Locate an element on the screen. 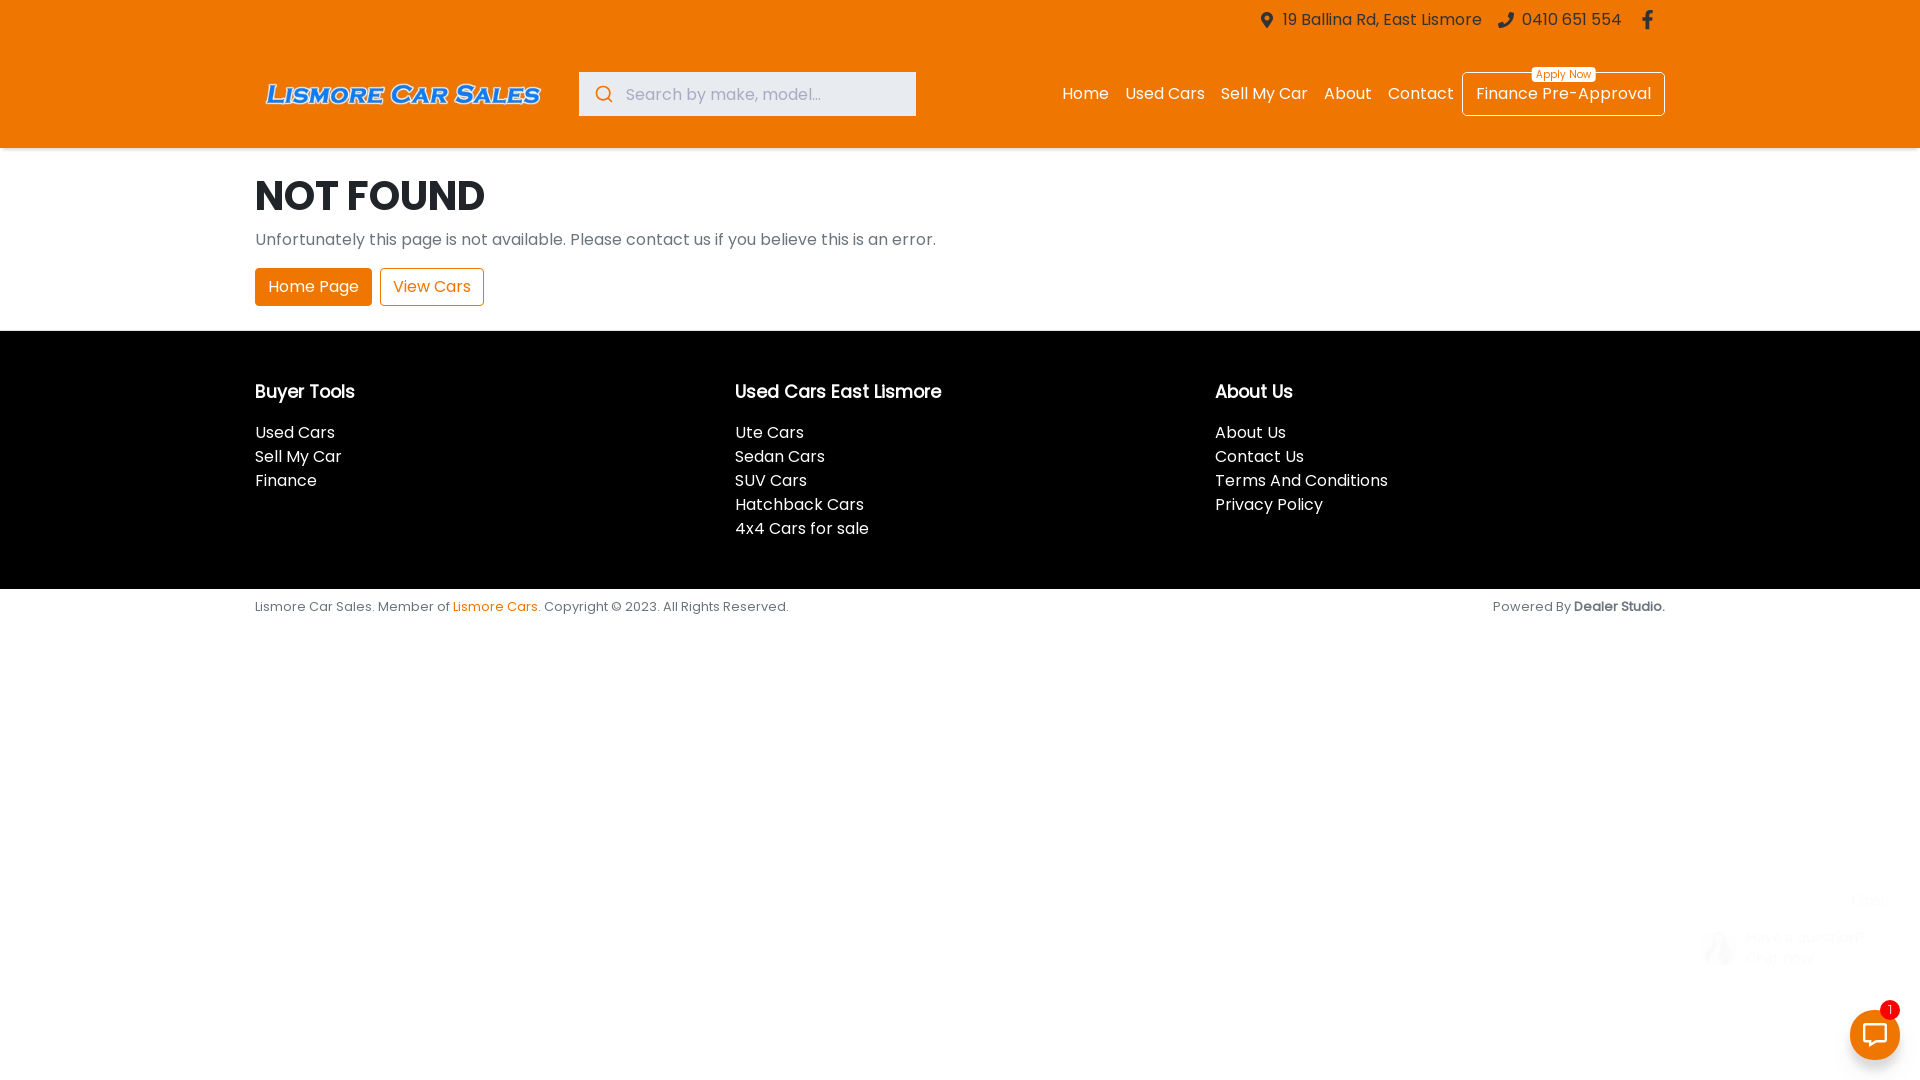 The height and width of the screenshot is (1080, 1920). 'Home Page' is located at coordinates (312, 286).